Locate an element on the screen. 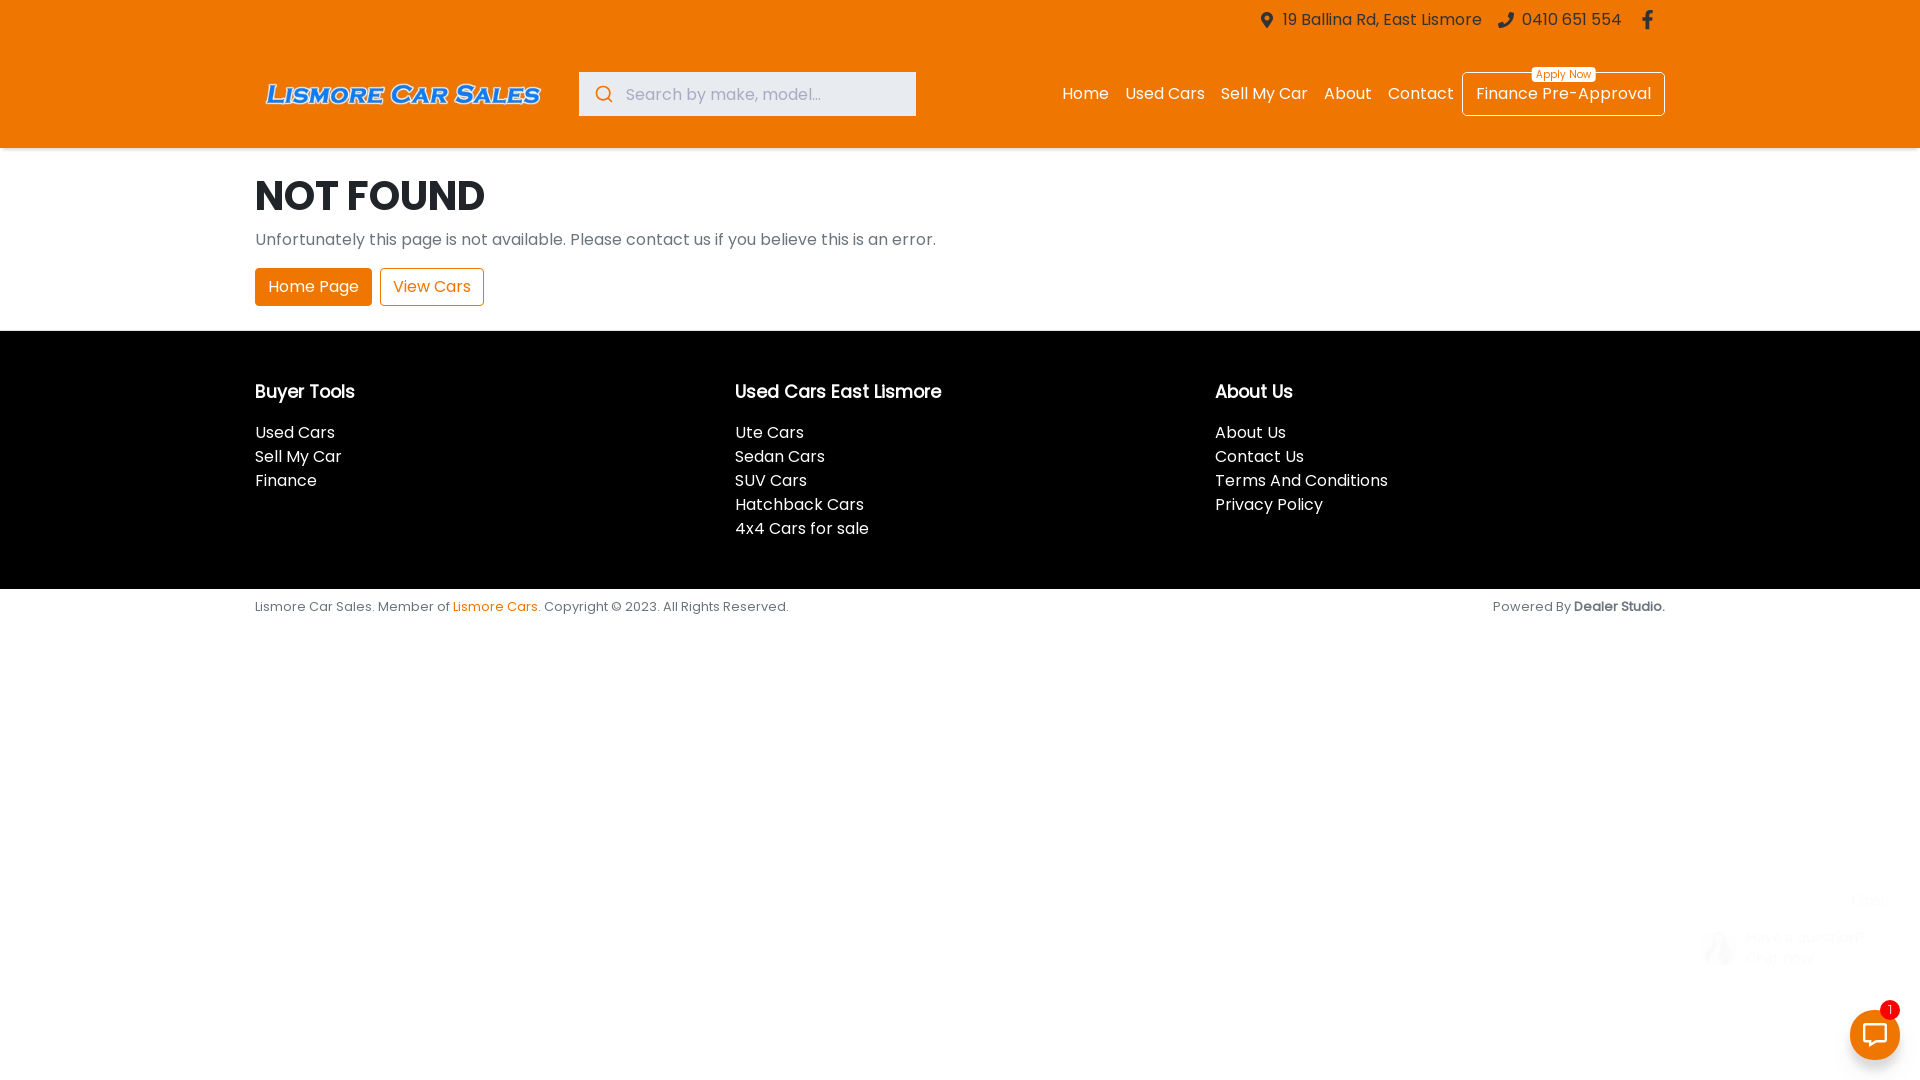 The height and width of the screenshot is (1080, 1920). 'Home Page' is located at coordinates (312, 286).